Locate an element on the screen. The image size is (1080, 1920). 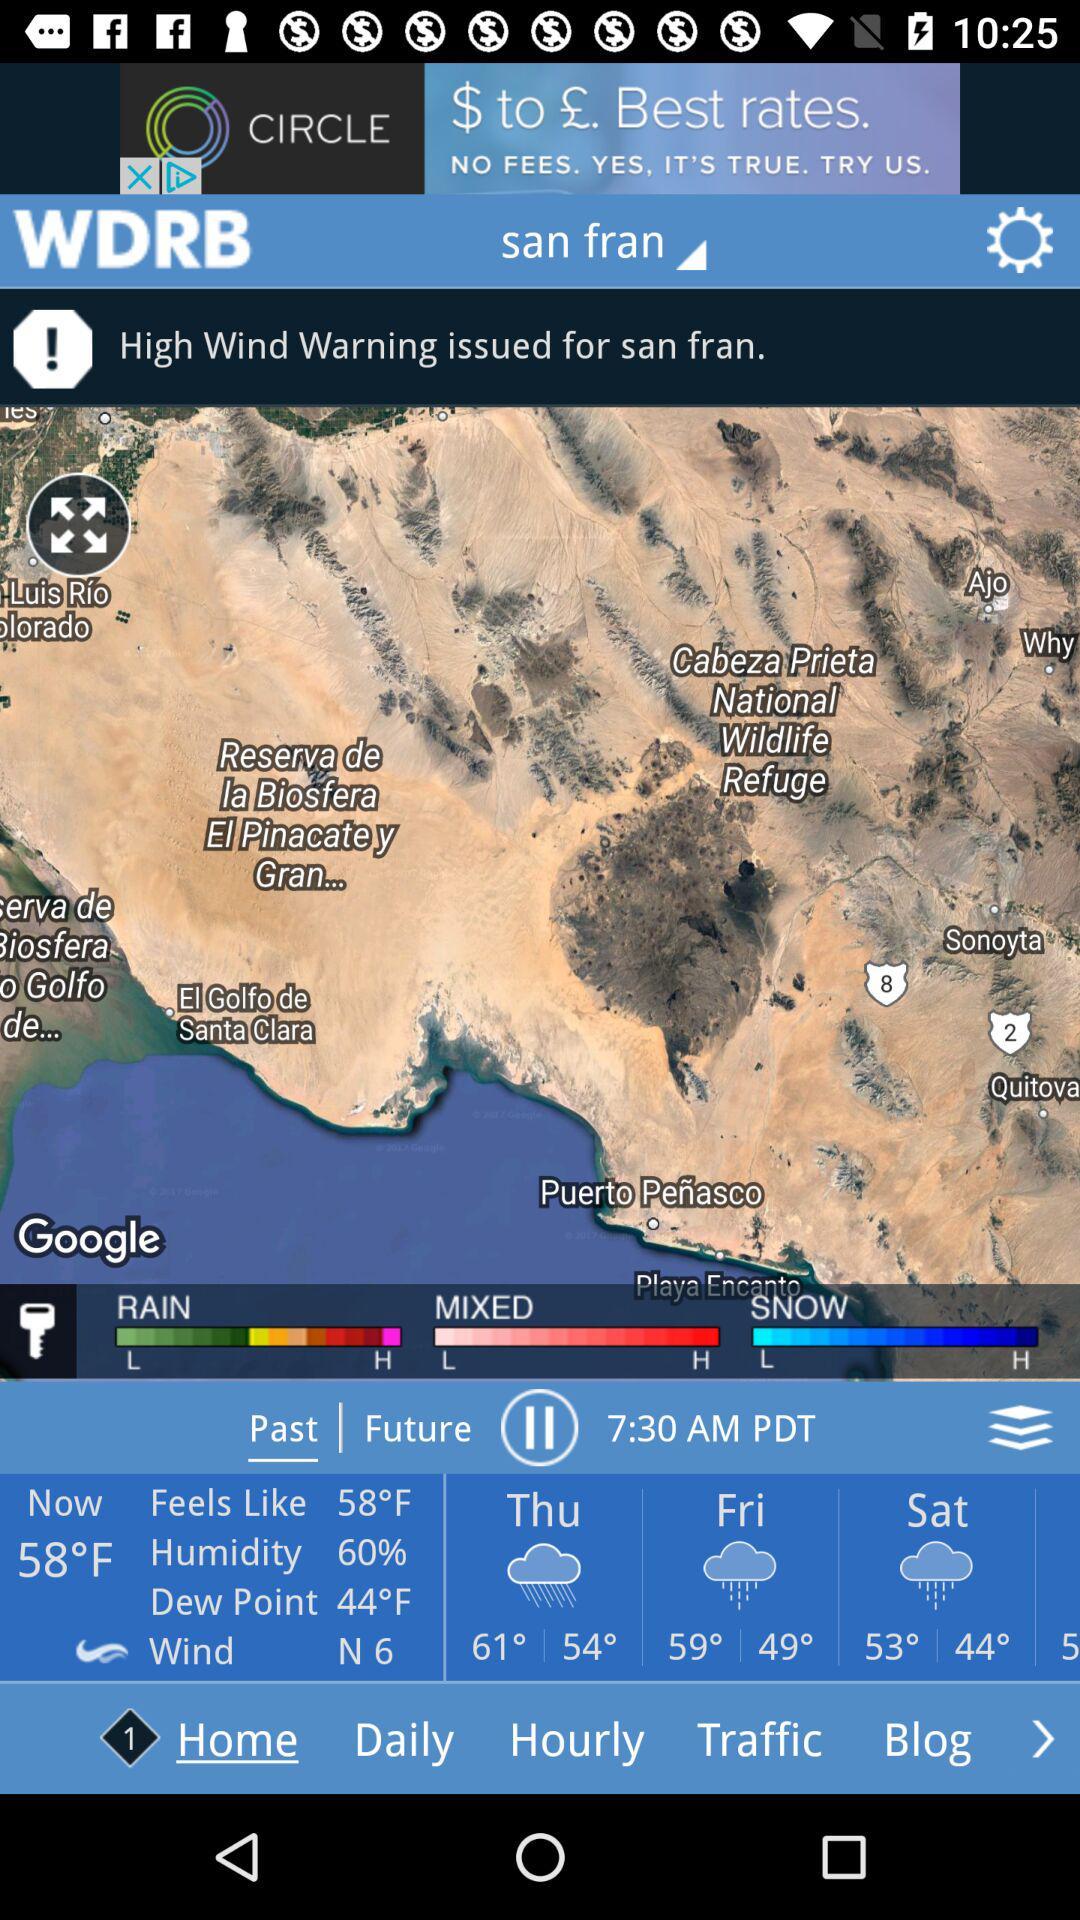
the layers icon is located at coordinates (1020, 1426).